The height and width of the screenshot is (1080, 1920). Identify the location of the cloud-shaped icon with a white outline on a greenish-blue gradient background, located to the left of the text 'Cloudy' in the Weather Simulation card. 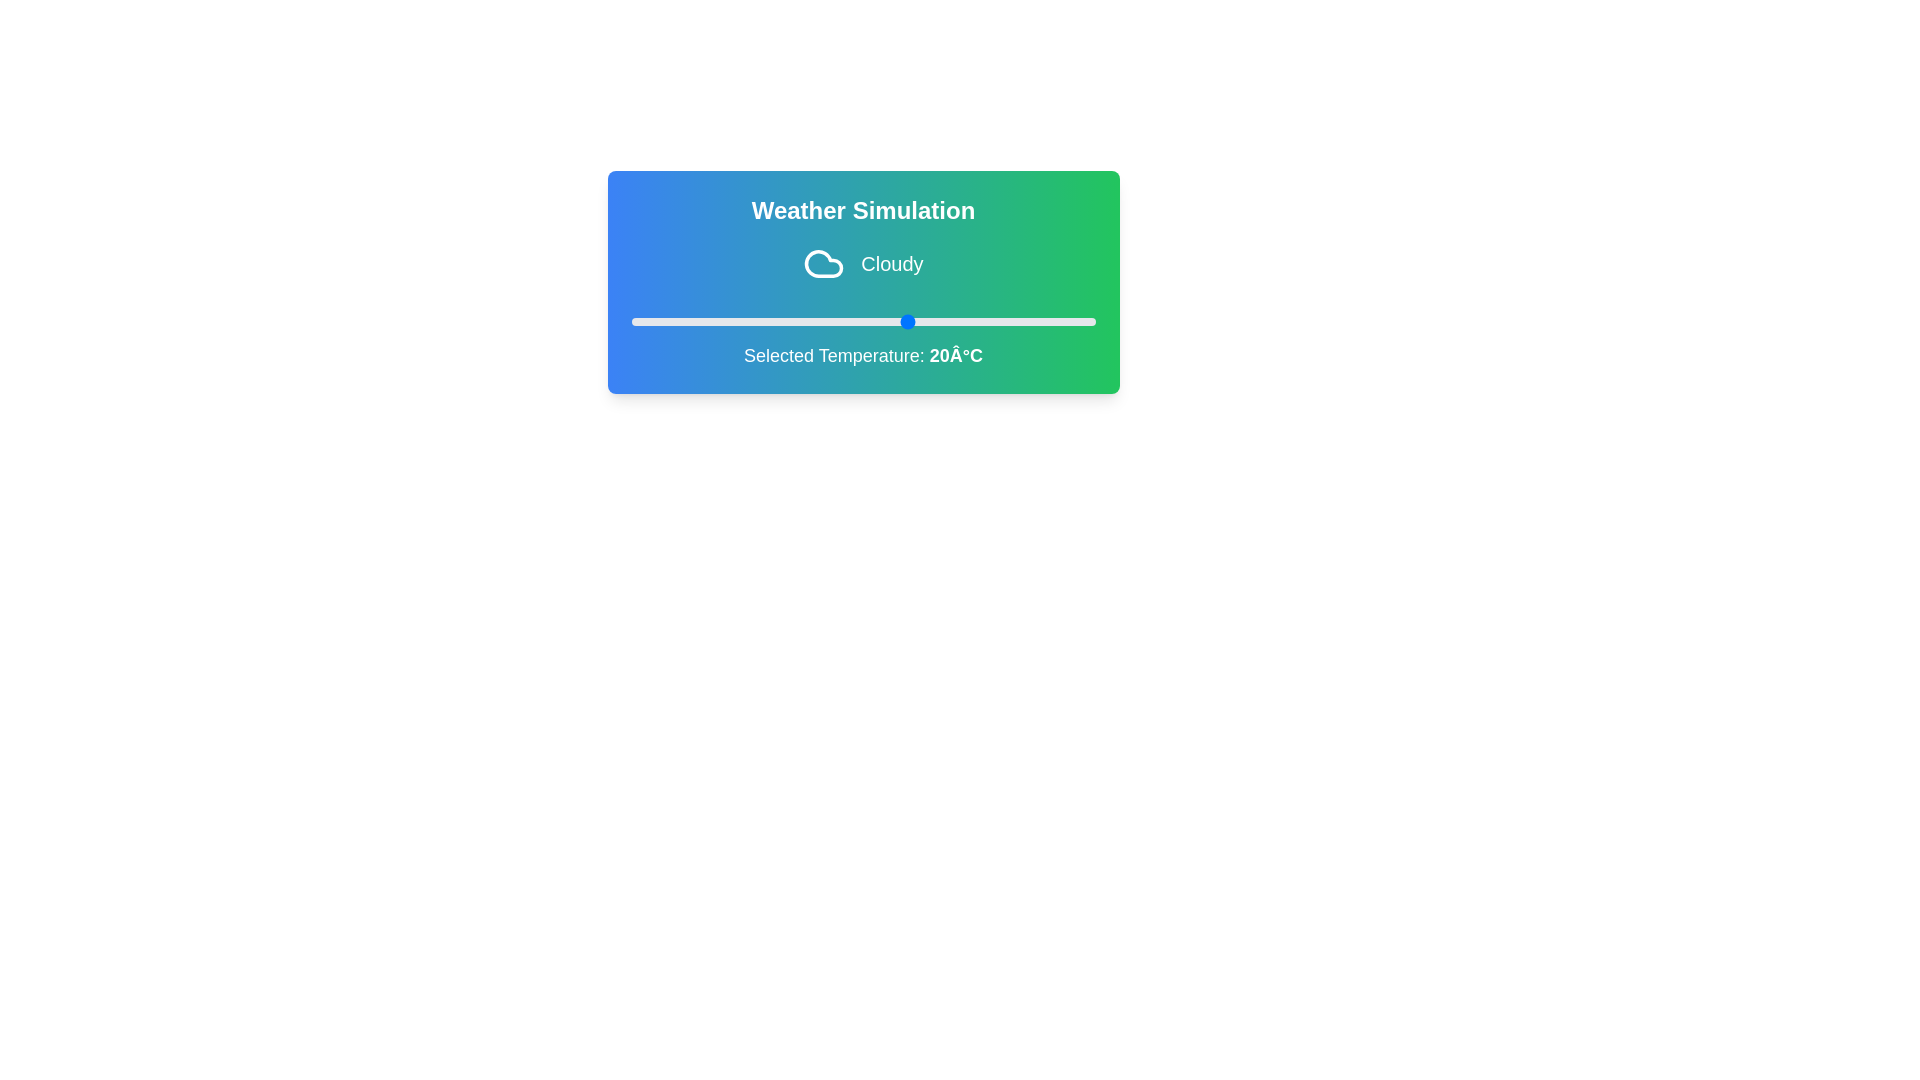
(824, 262).